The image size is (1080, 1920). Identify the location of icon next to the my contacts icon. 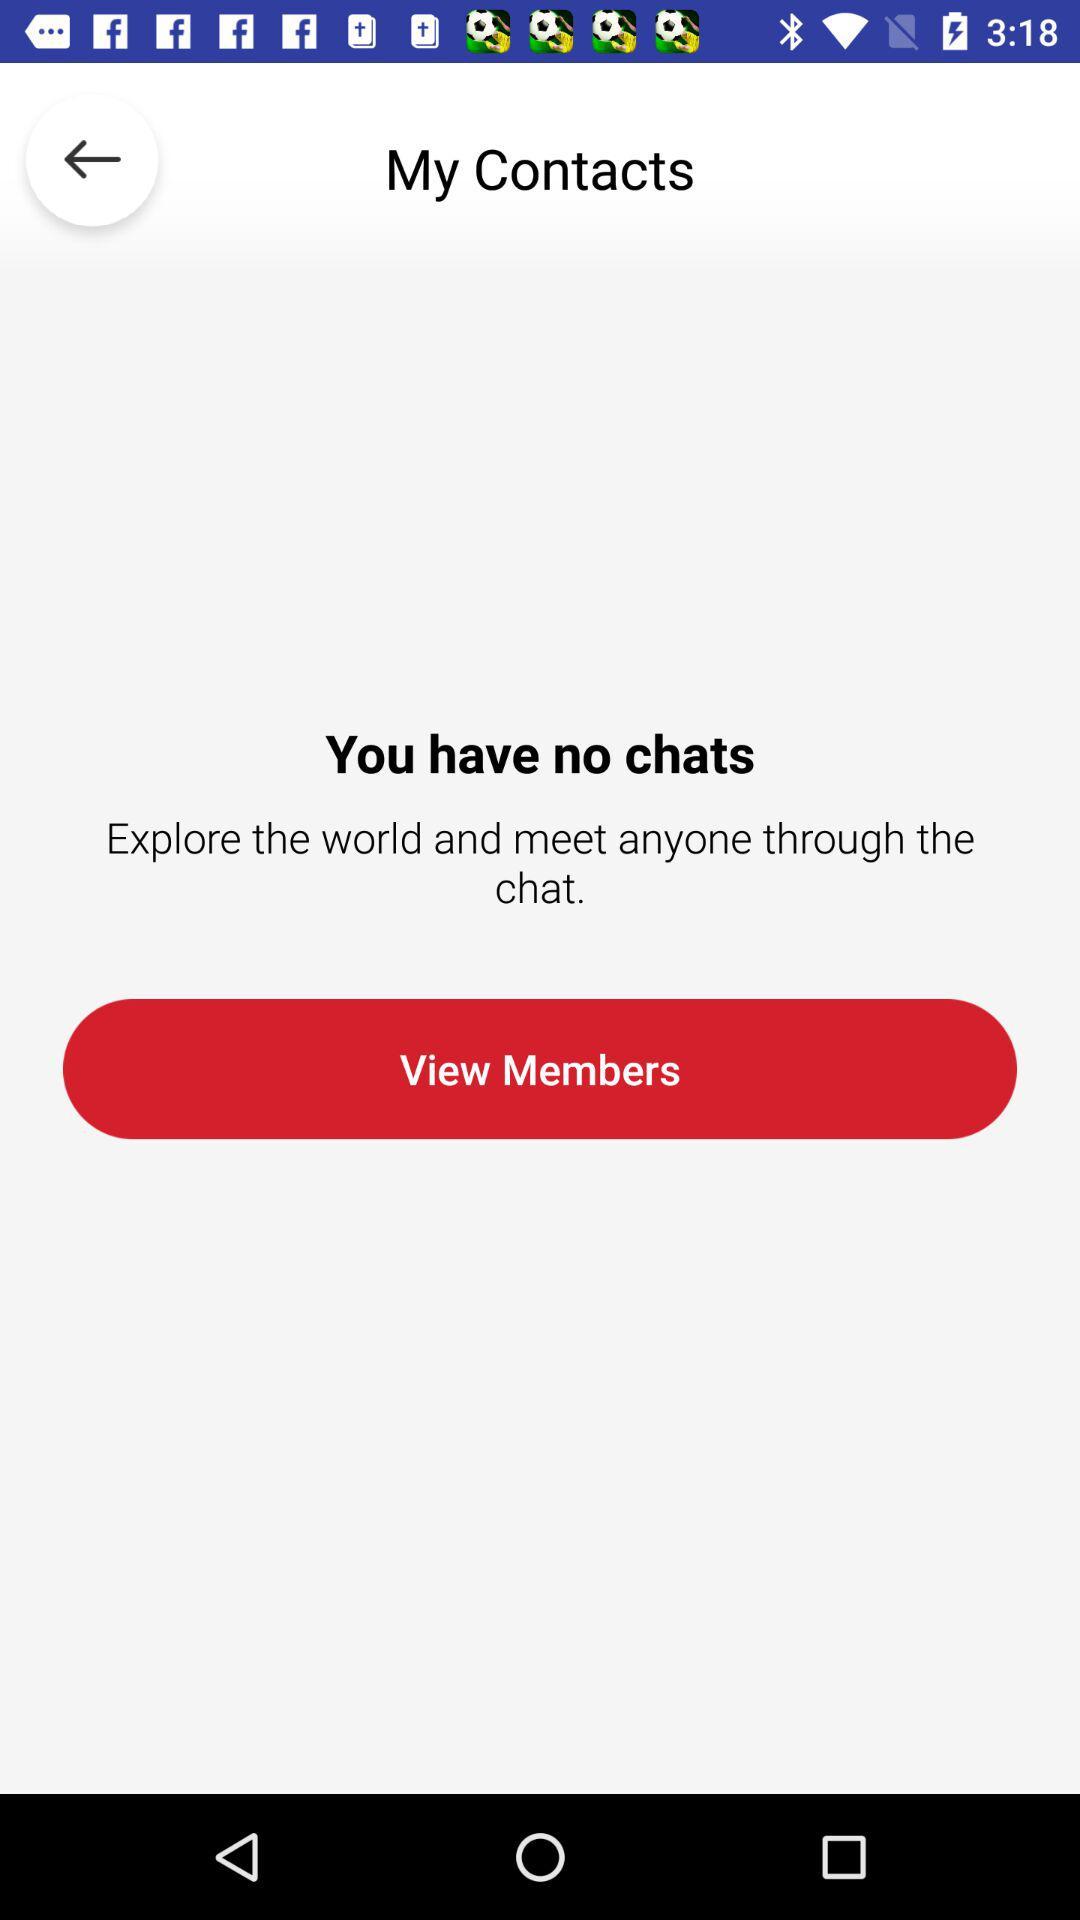
(92, 168).